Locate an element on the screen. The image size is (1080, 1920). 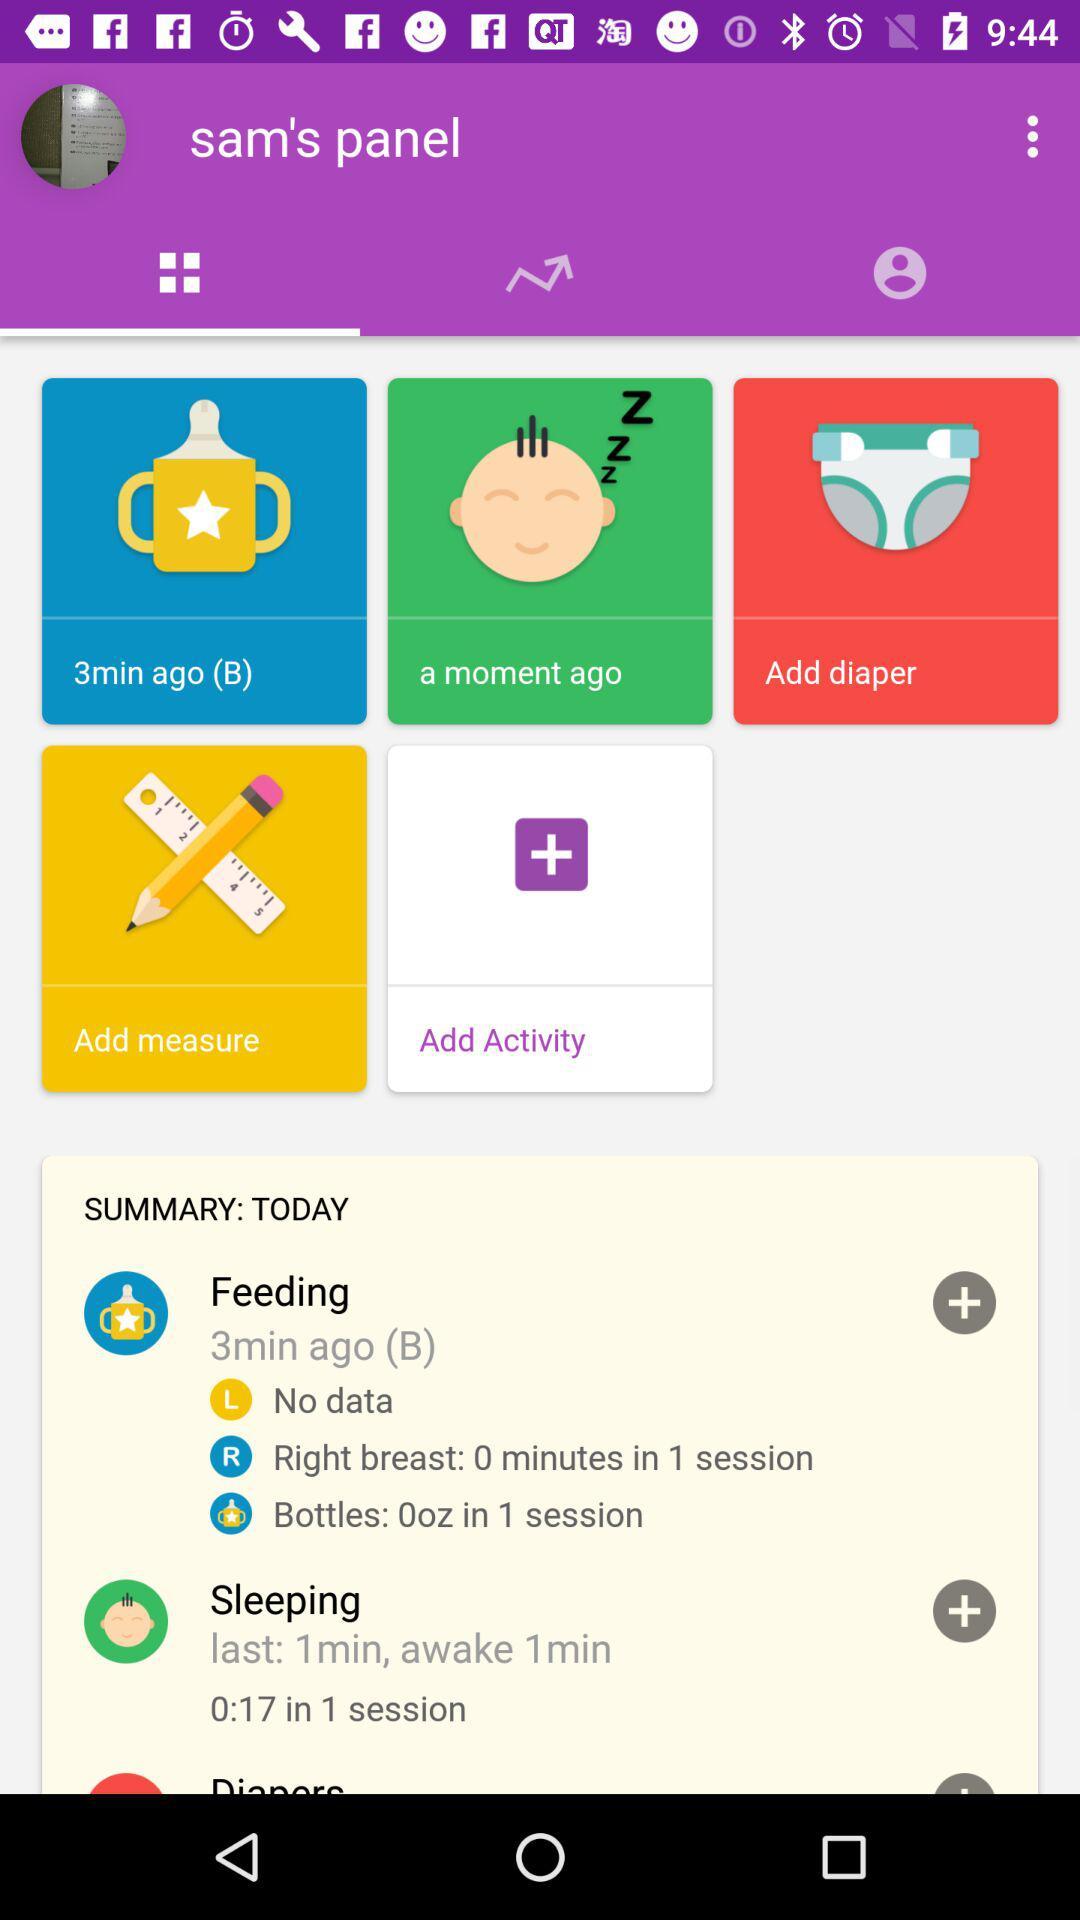
options is located at coordinates (1011, 135).